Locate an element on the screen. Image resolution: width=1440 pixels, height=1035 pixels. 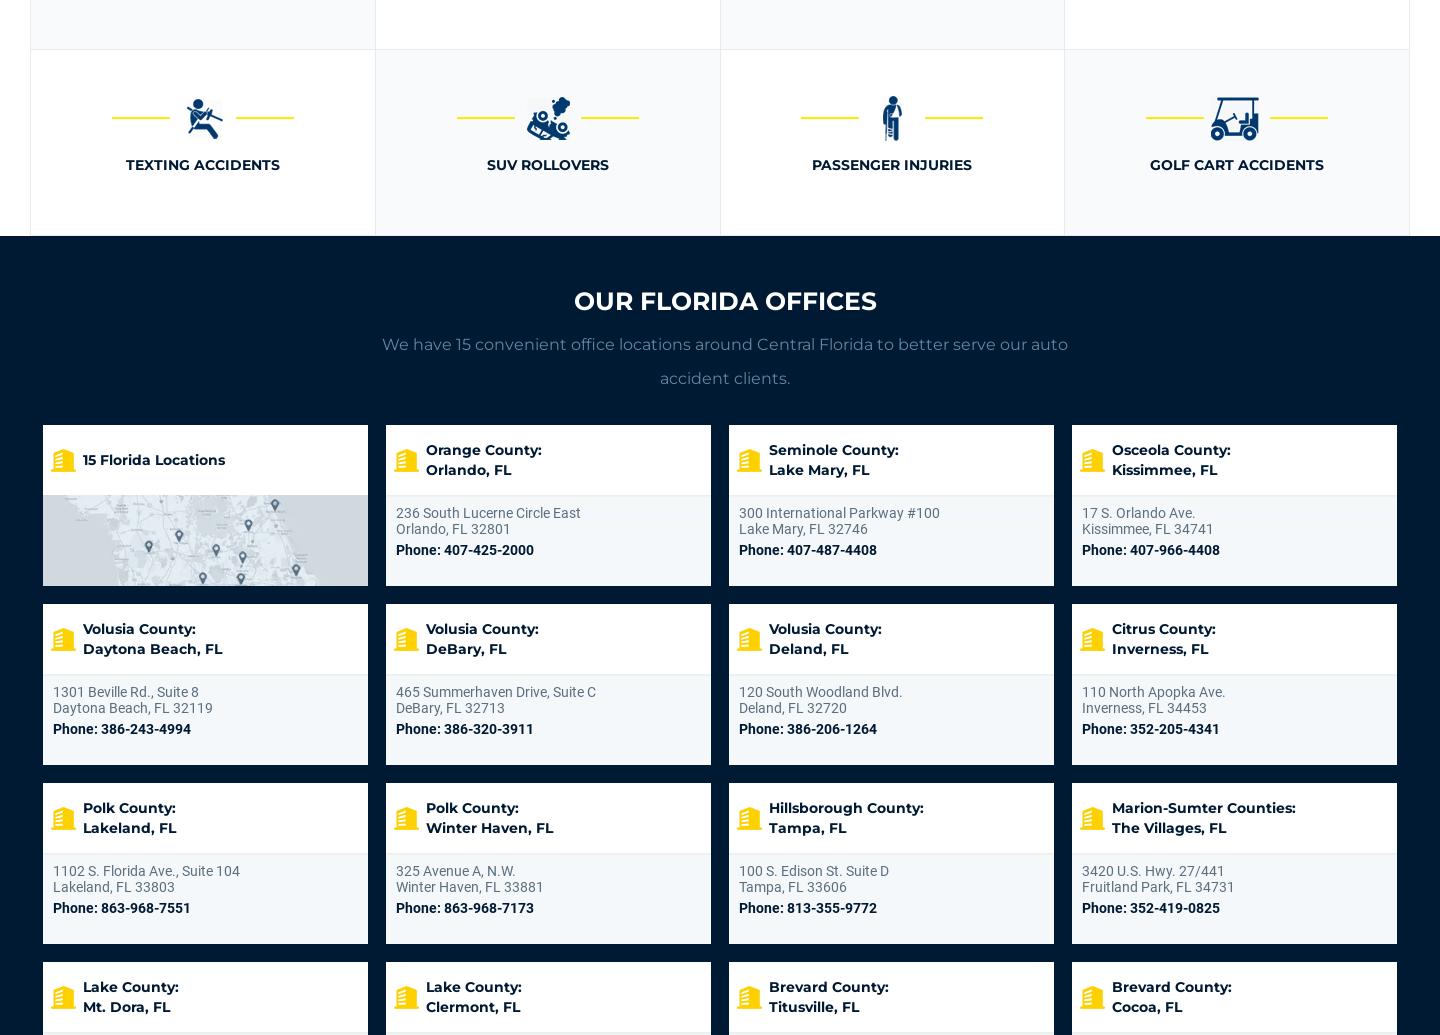
'Winter Haven, FL' is located at coordinates (488, 827).